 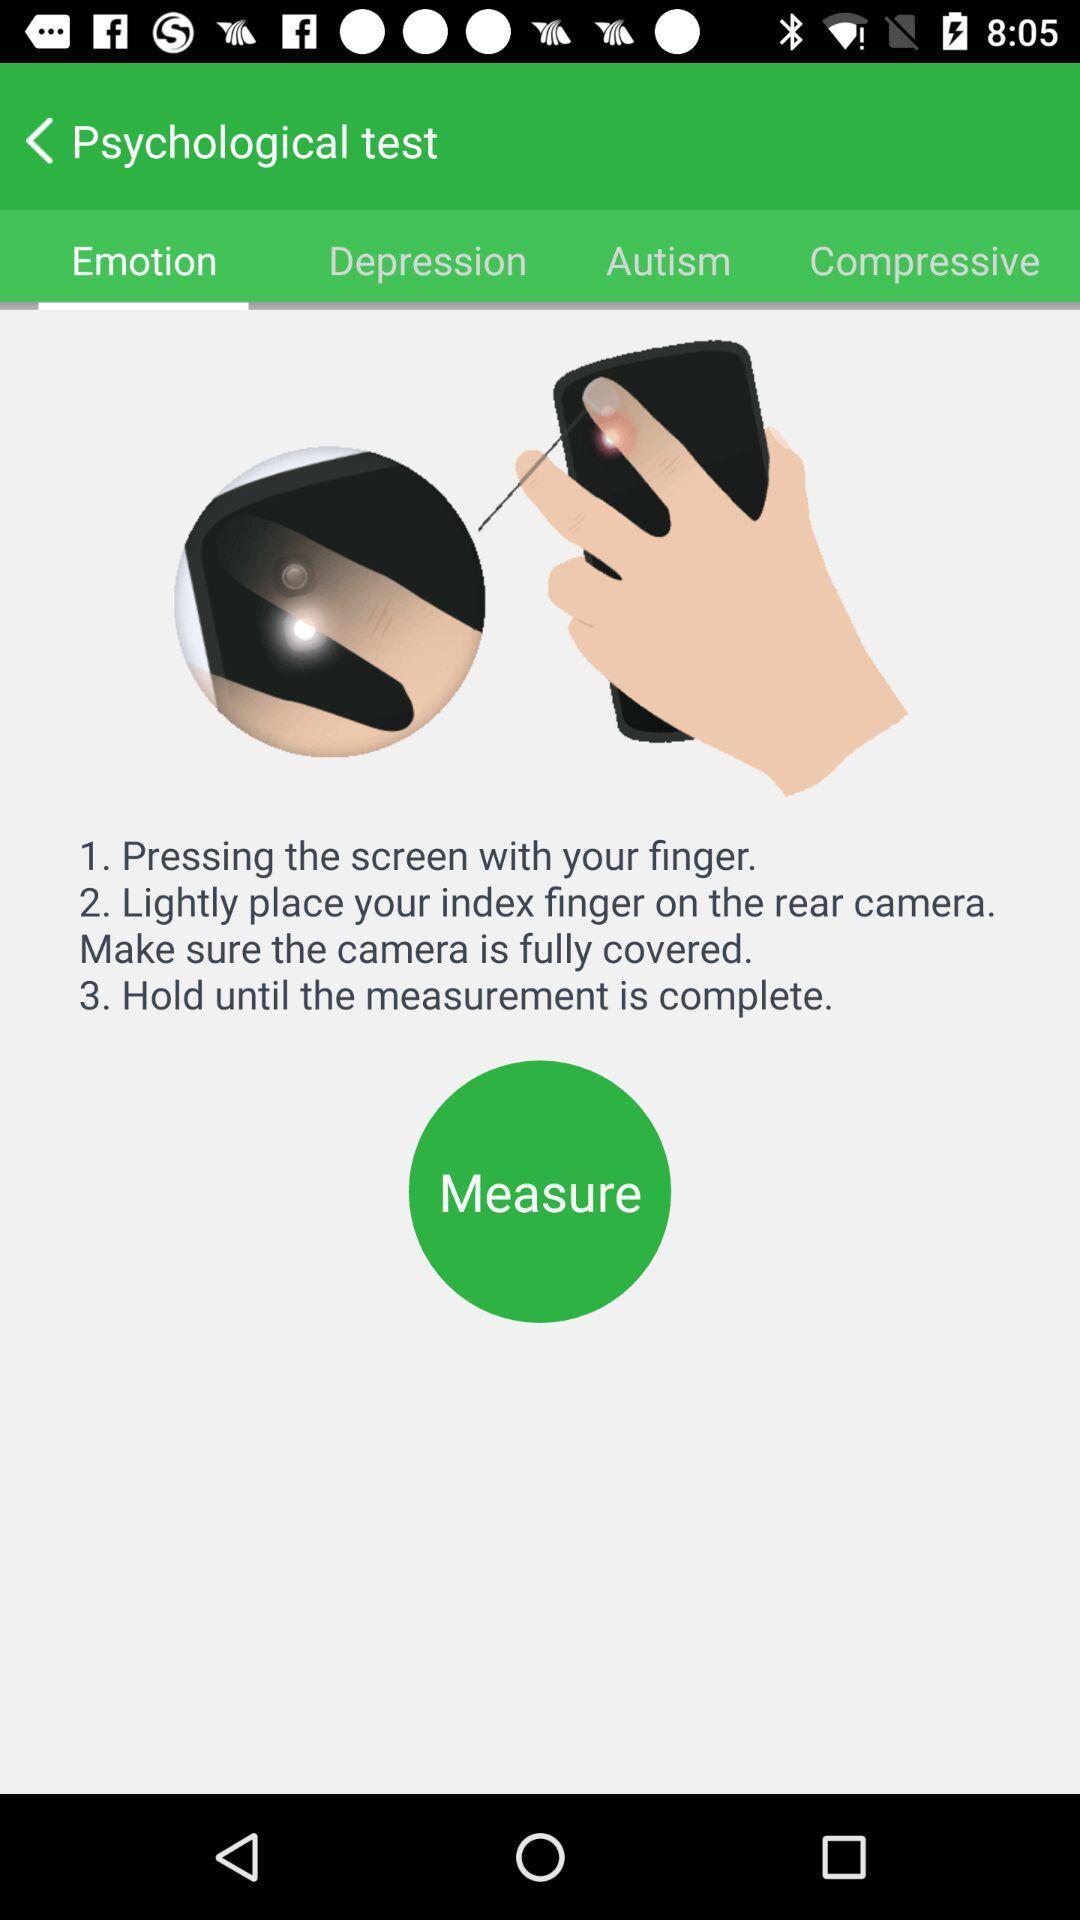 What do you see at coordinates (668, 258) in the screenshot?
I see `item to the left of the compressive` at bounding box center [668, 258].